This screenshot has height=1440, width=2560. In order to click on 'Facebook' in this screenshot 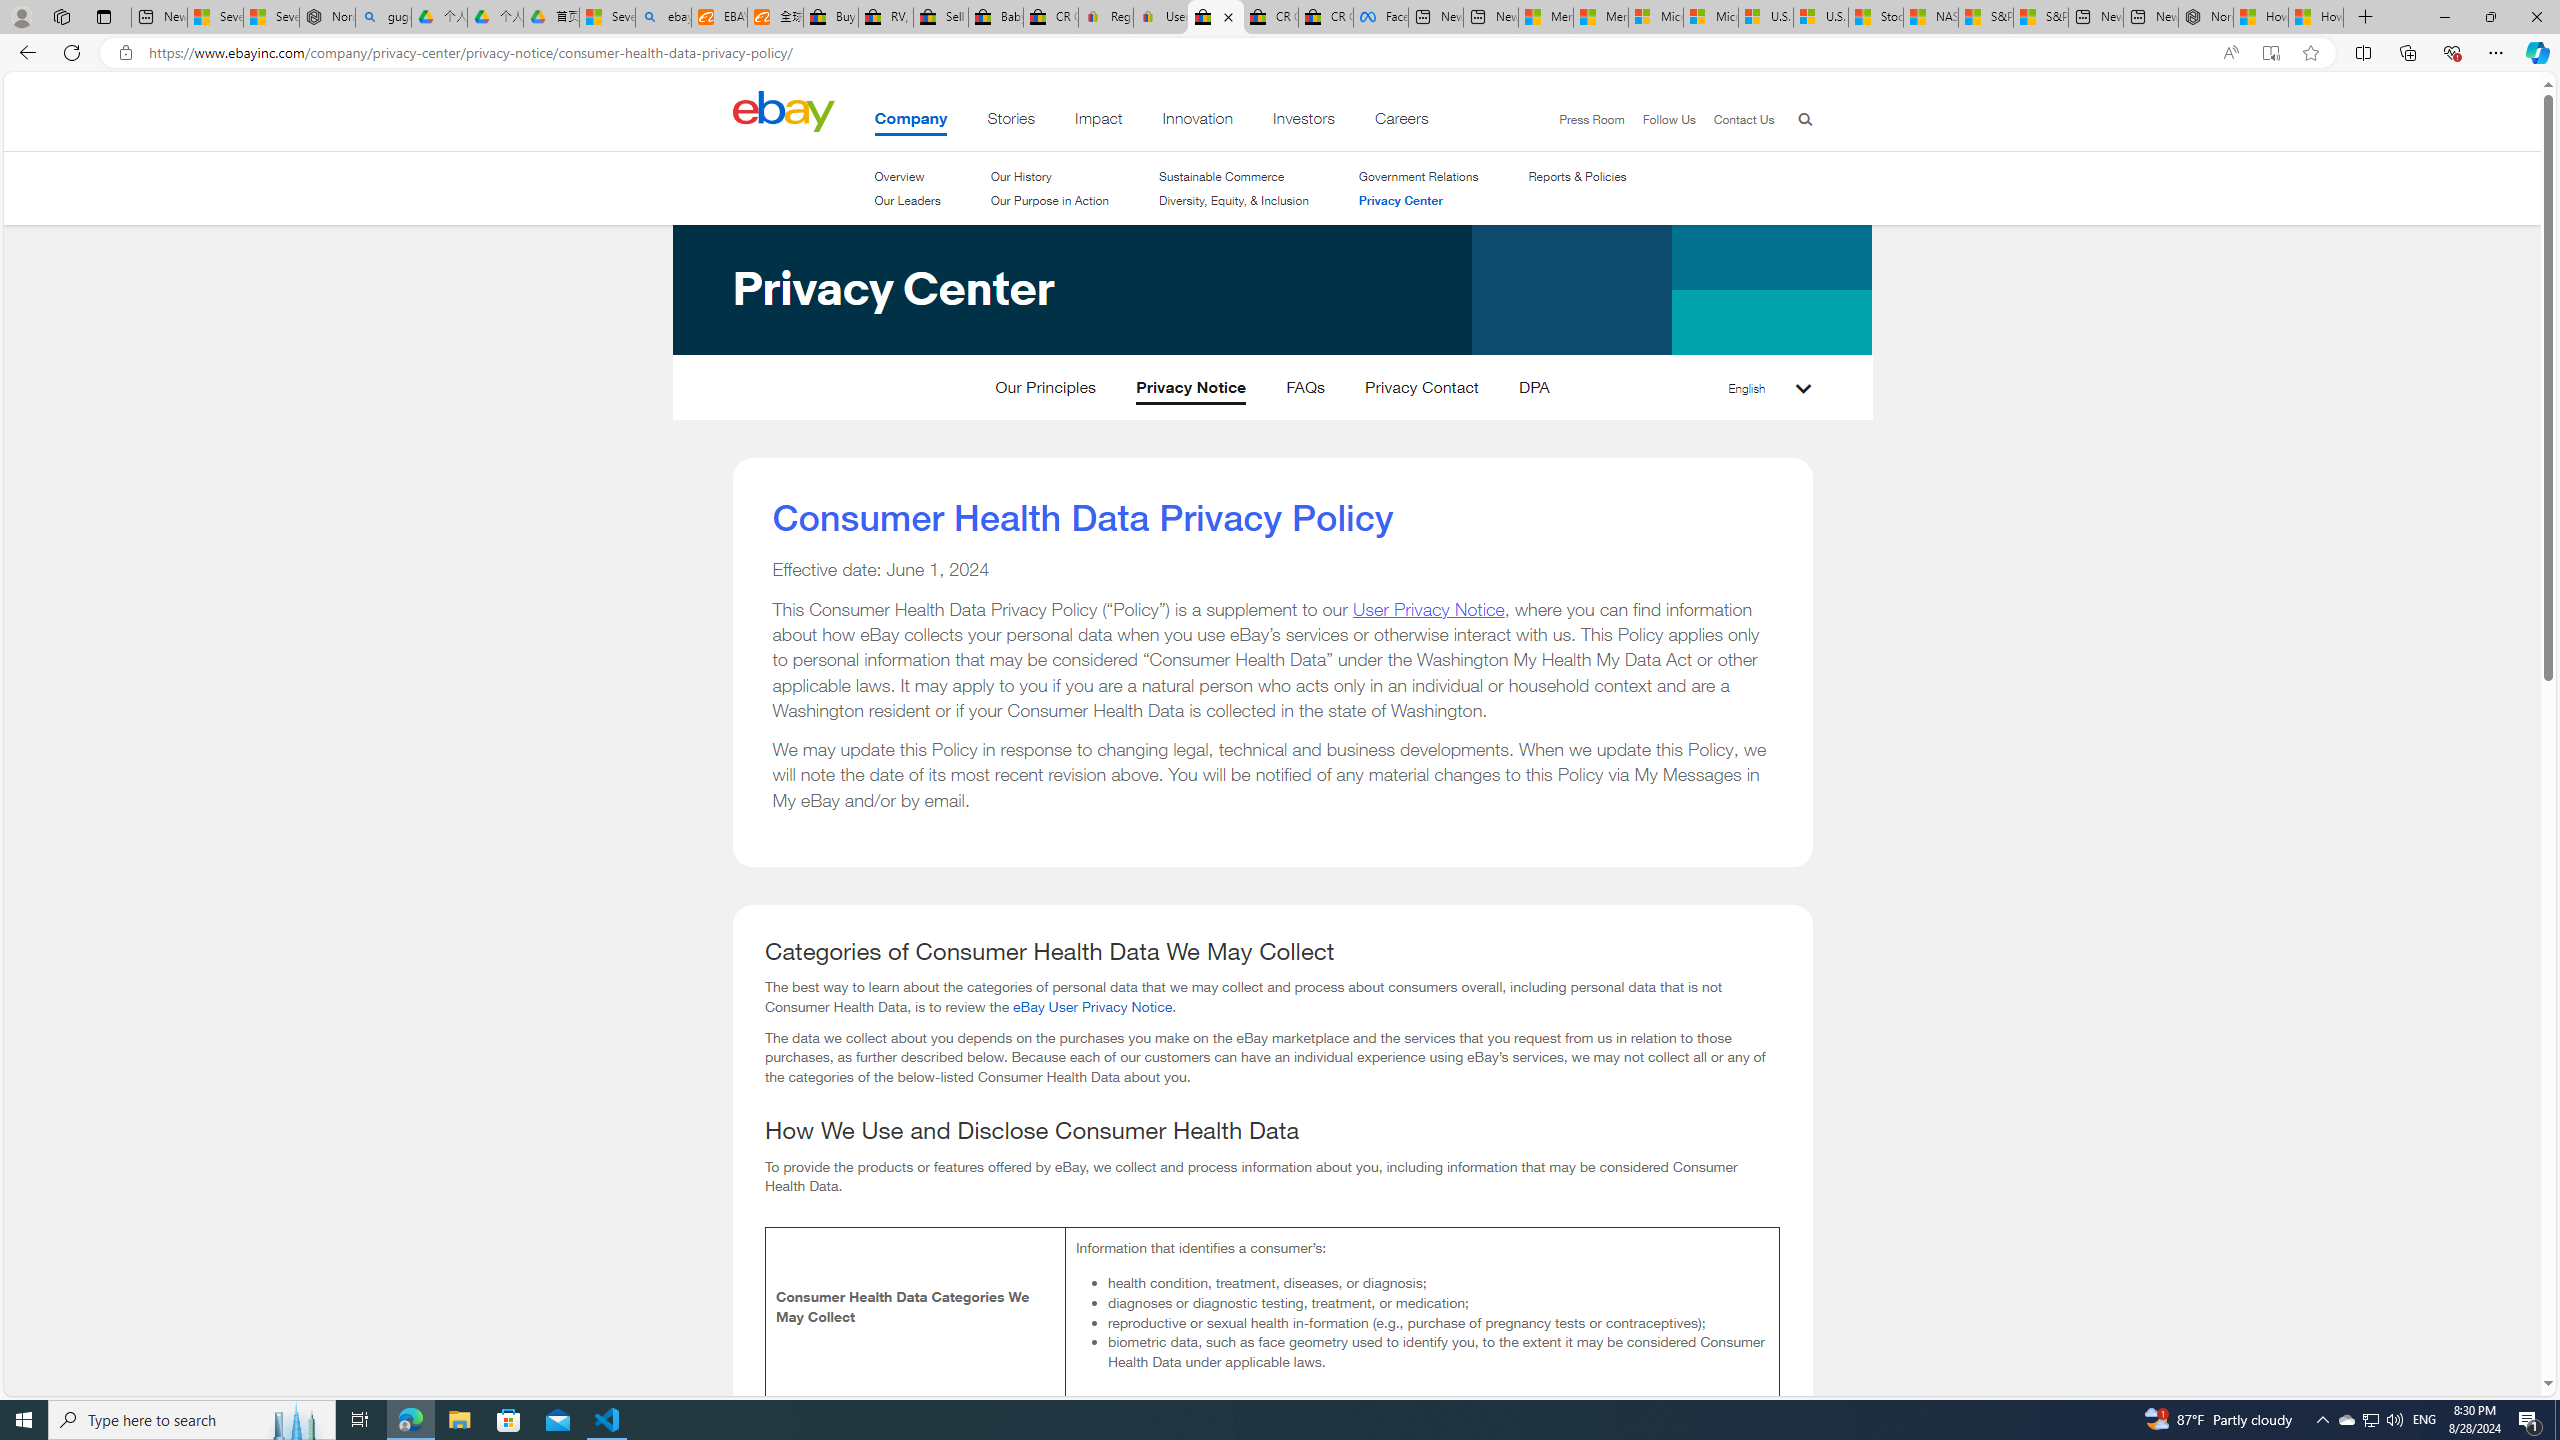, I will do `click(1381, 16)`.